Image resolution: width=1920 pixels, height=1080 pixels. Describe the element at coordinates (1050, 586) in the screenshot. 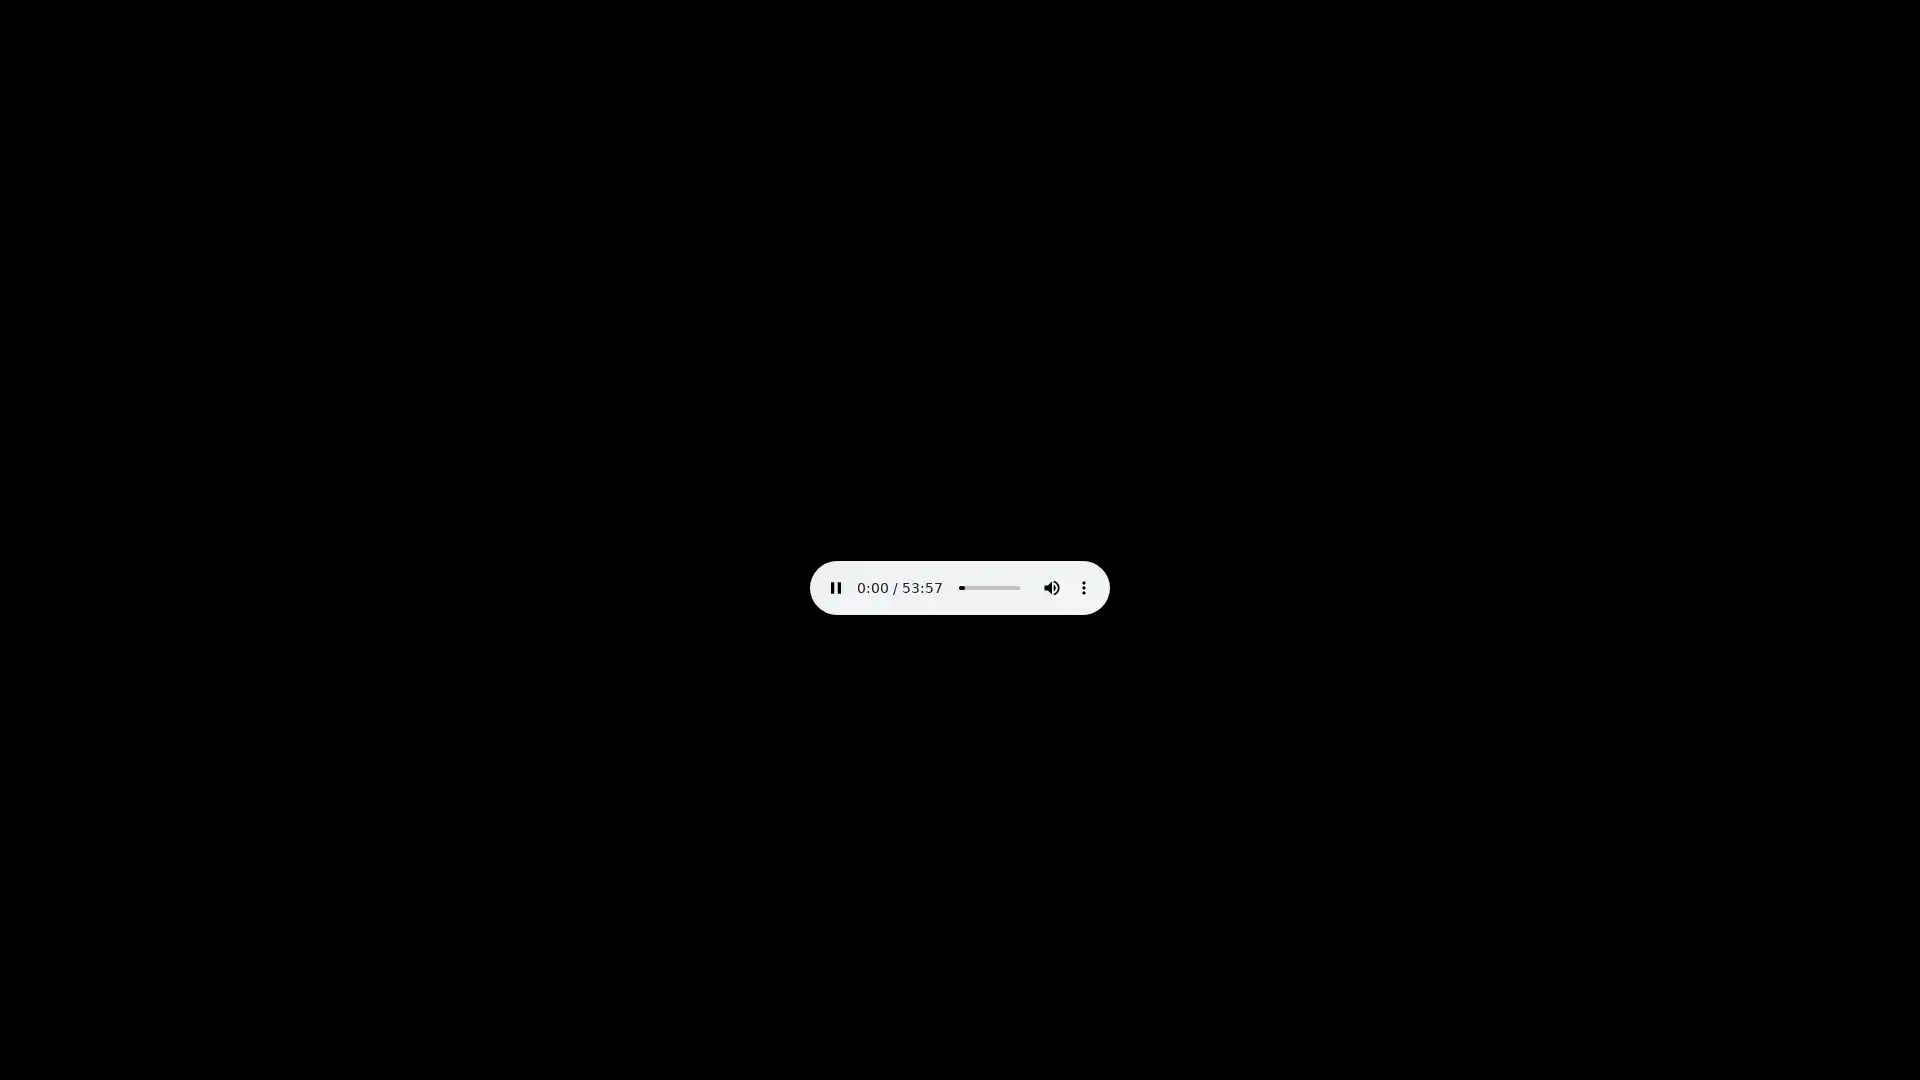

I see `mute` at that location.